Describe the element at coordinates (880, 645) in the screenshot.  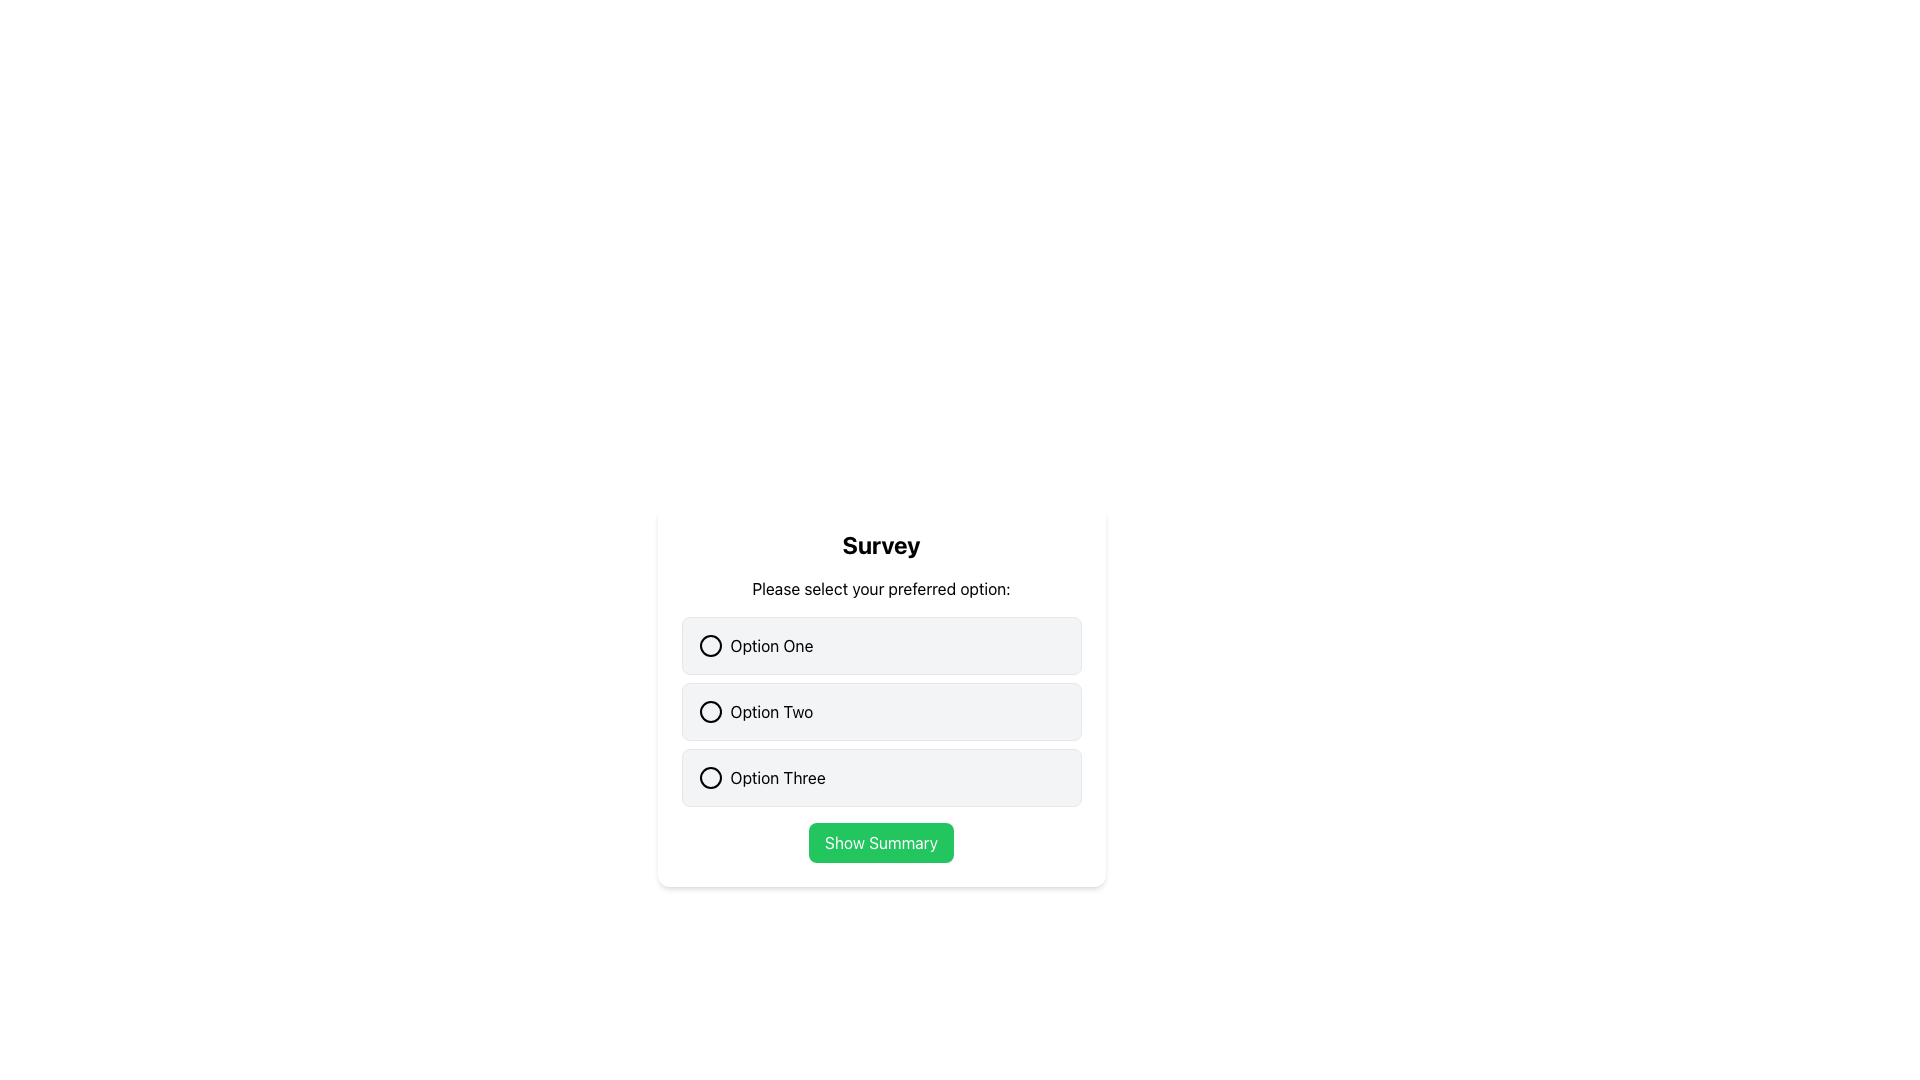
I see `the first radio button labeled 'Option One' in the survey section, which is styled as a rounded rectangle with a light gray background and black border` at that location.